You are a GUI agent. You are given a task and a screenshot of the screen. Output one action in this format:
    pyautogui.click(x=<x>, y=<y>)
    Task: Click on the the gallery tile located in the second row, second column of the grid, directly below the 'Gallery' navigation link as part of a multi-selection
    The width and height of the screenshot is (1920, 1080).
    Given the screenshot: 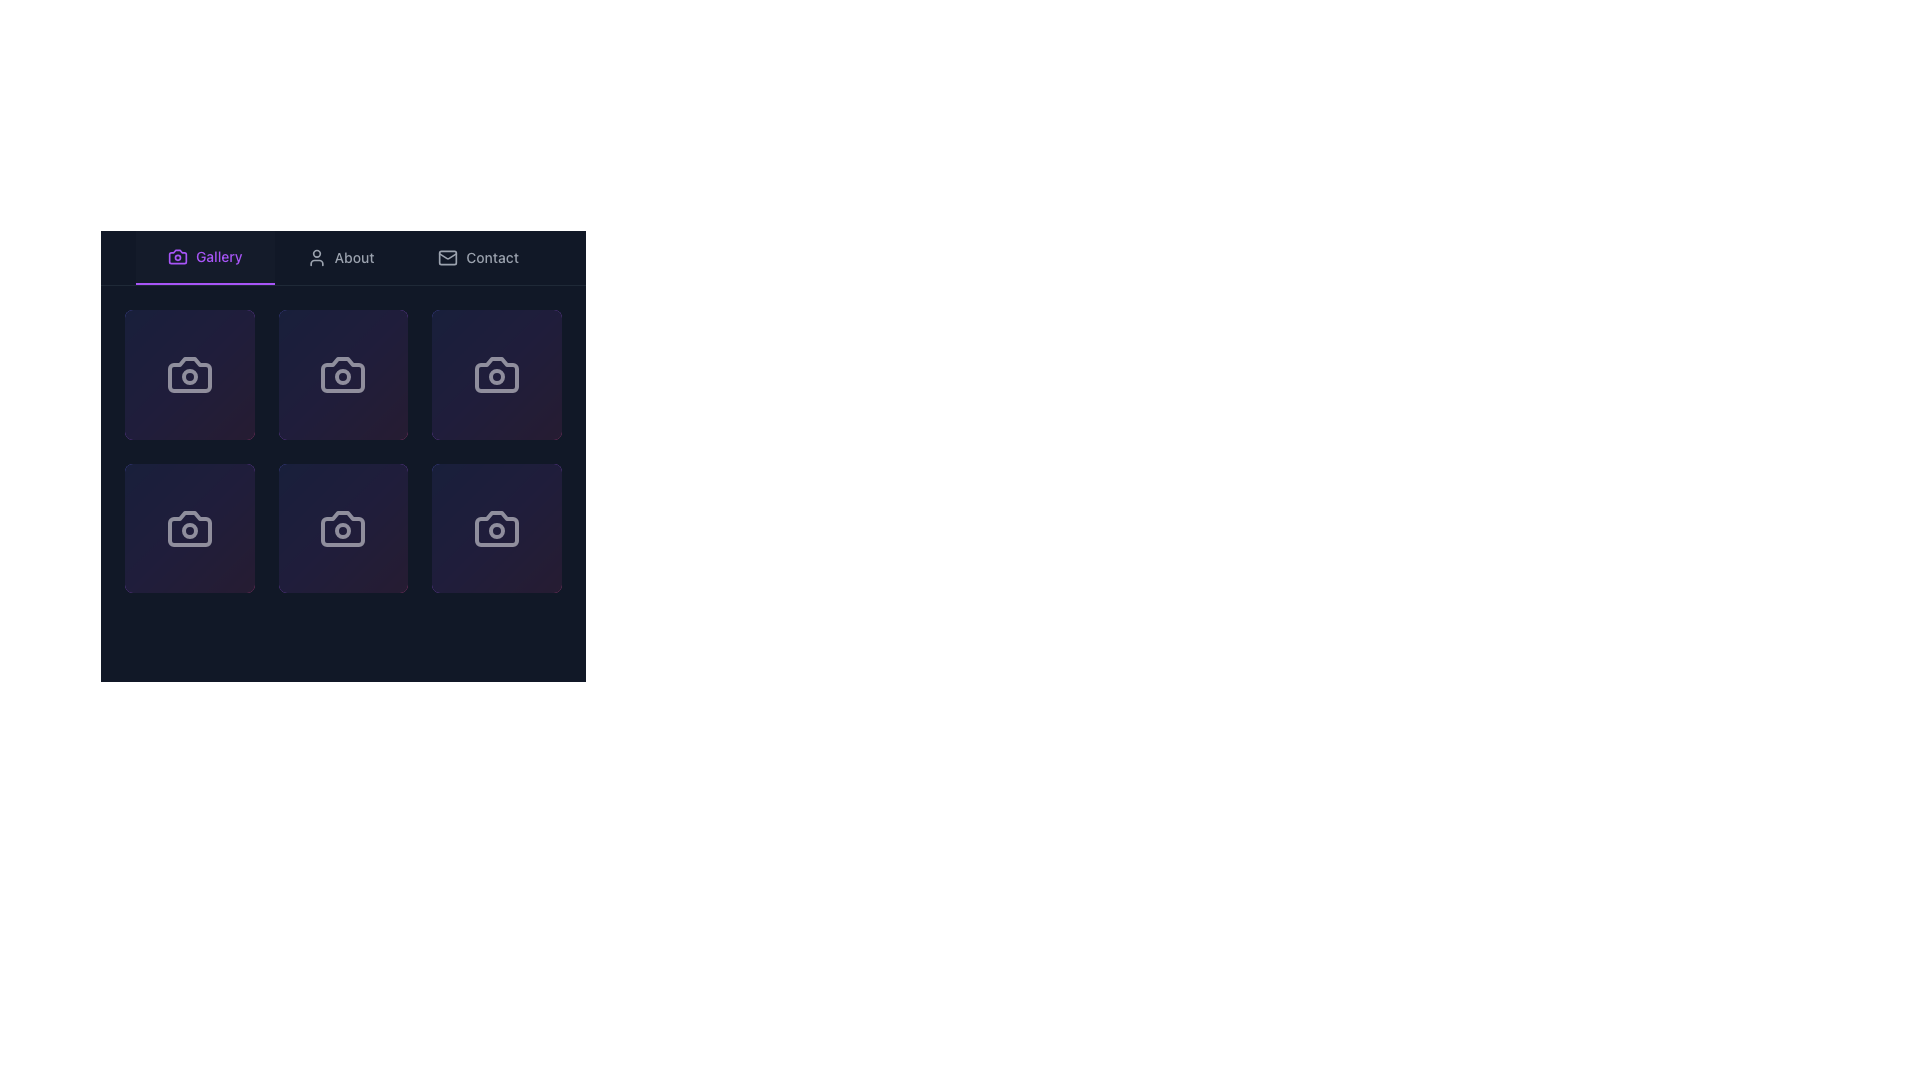 What is the action you would take?
    pyautogui.click(x=343, y=423)
    